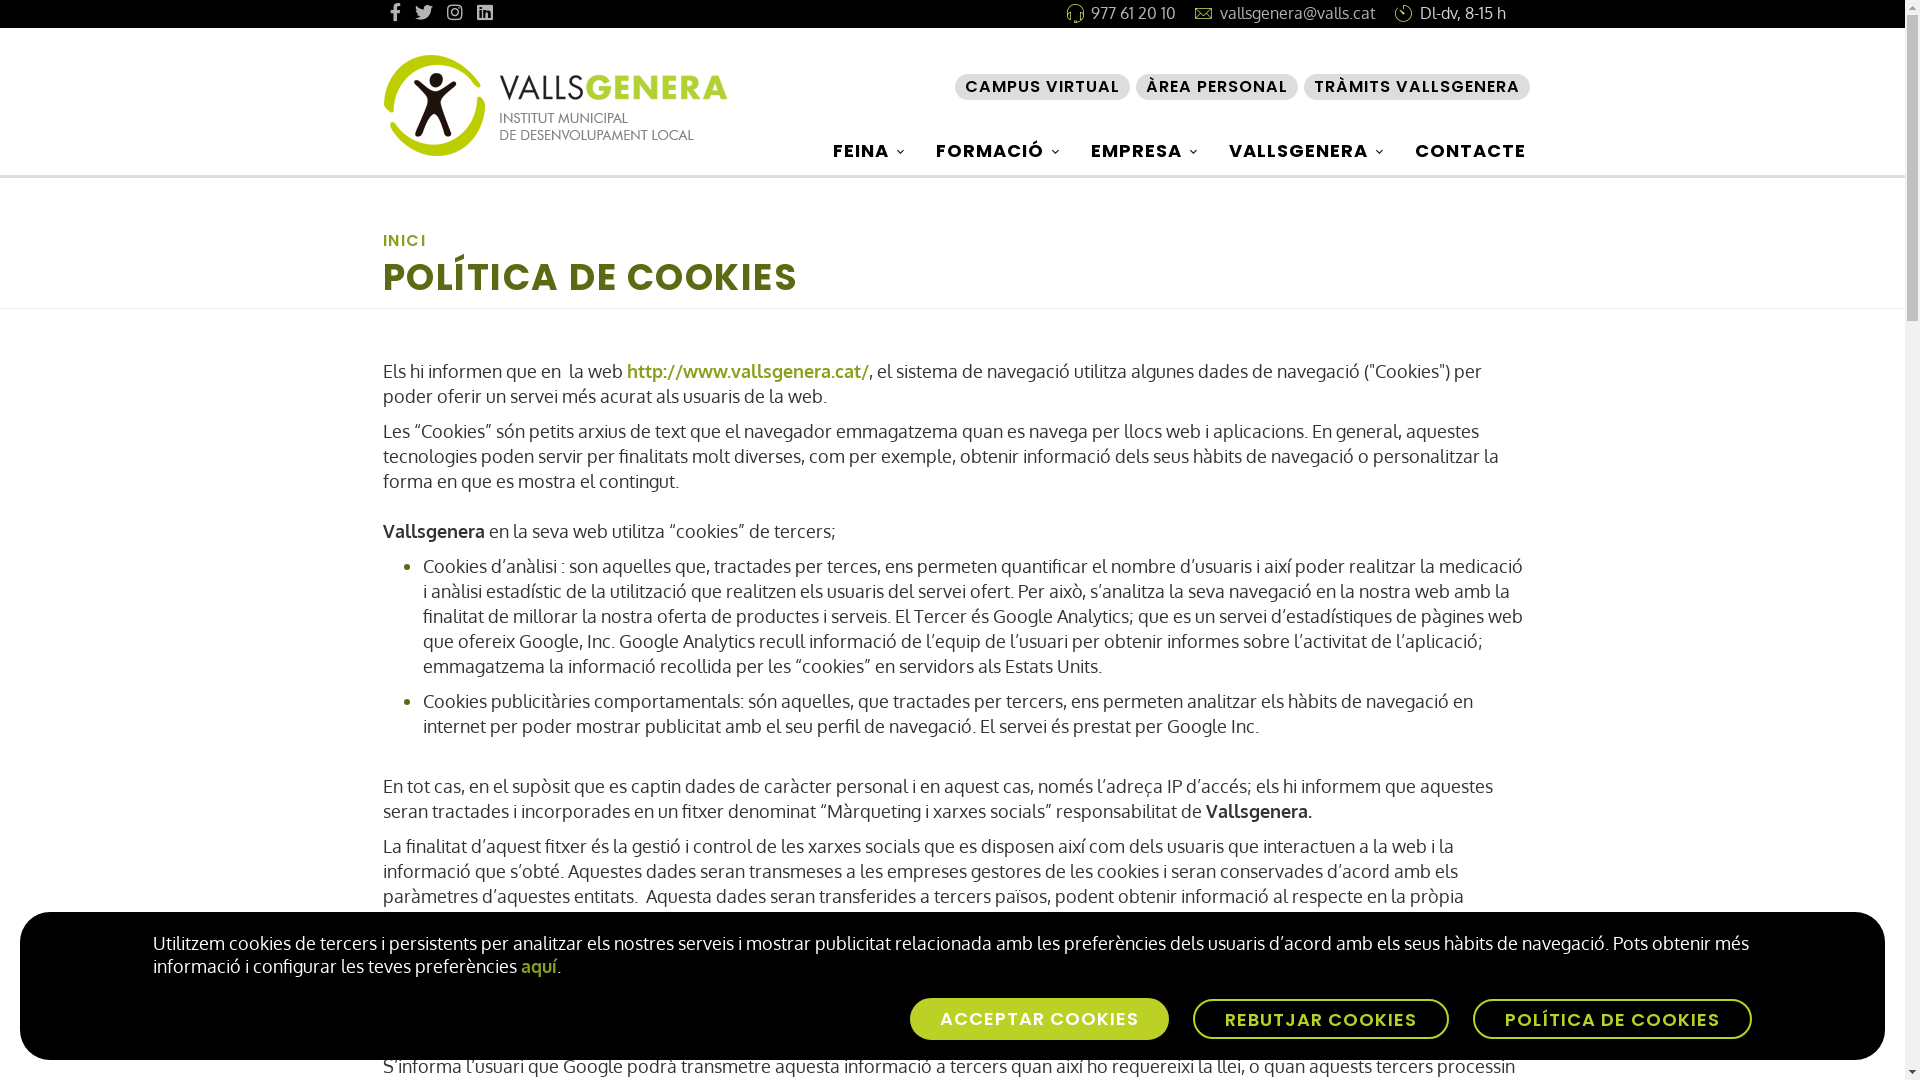  I want to click on 'CAMPUS VIRTUAL', so click(1040, 86).